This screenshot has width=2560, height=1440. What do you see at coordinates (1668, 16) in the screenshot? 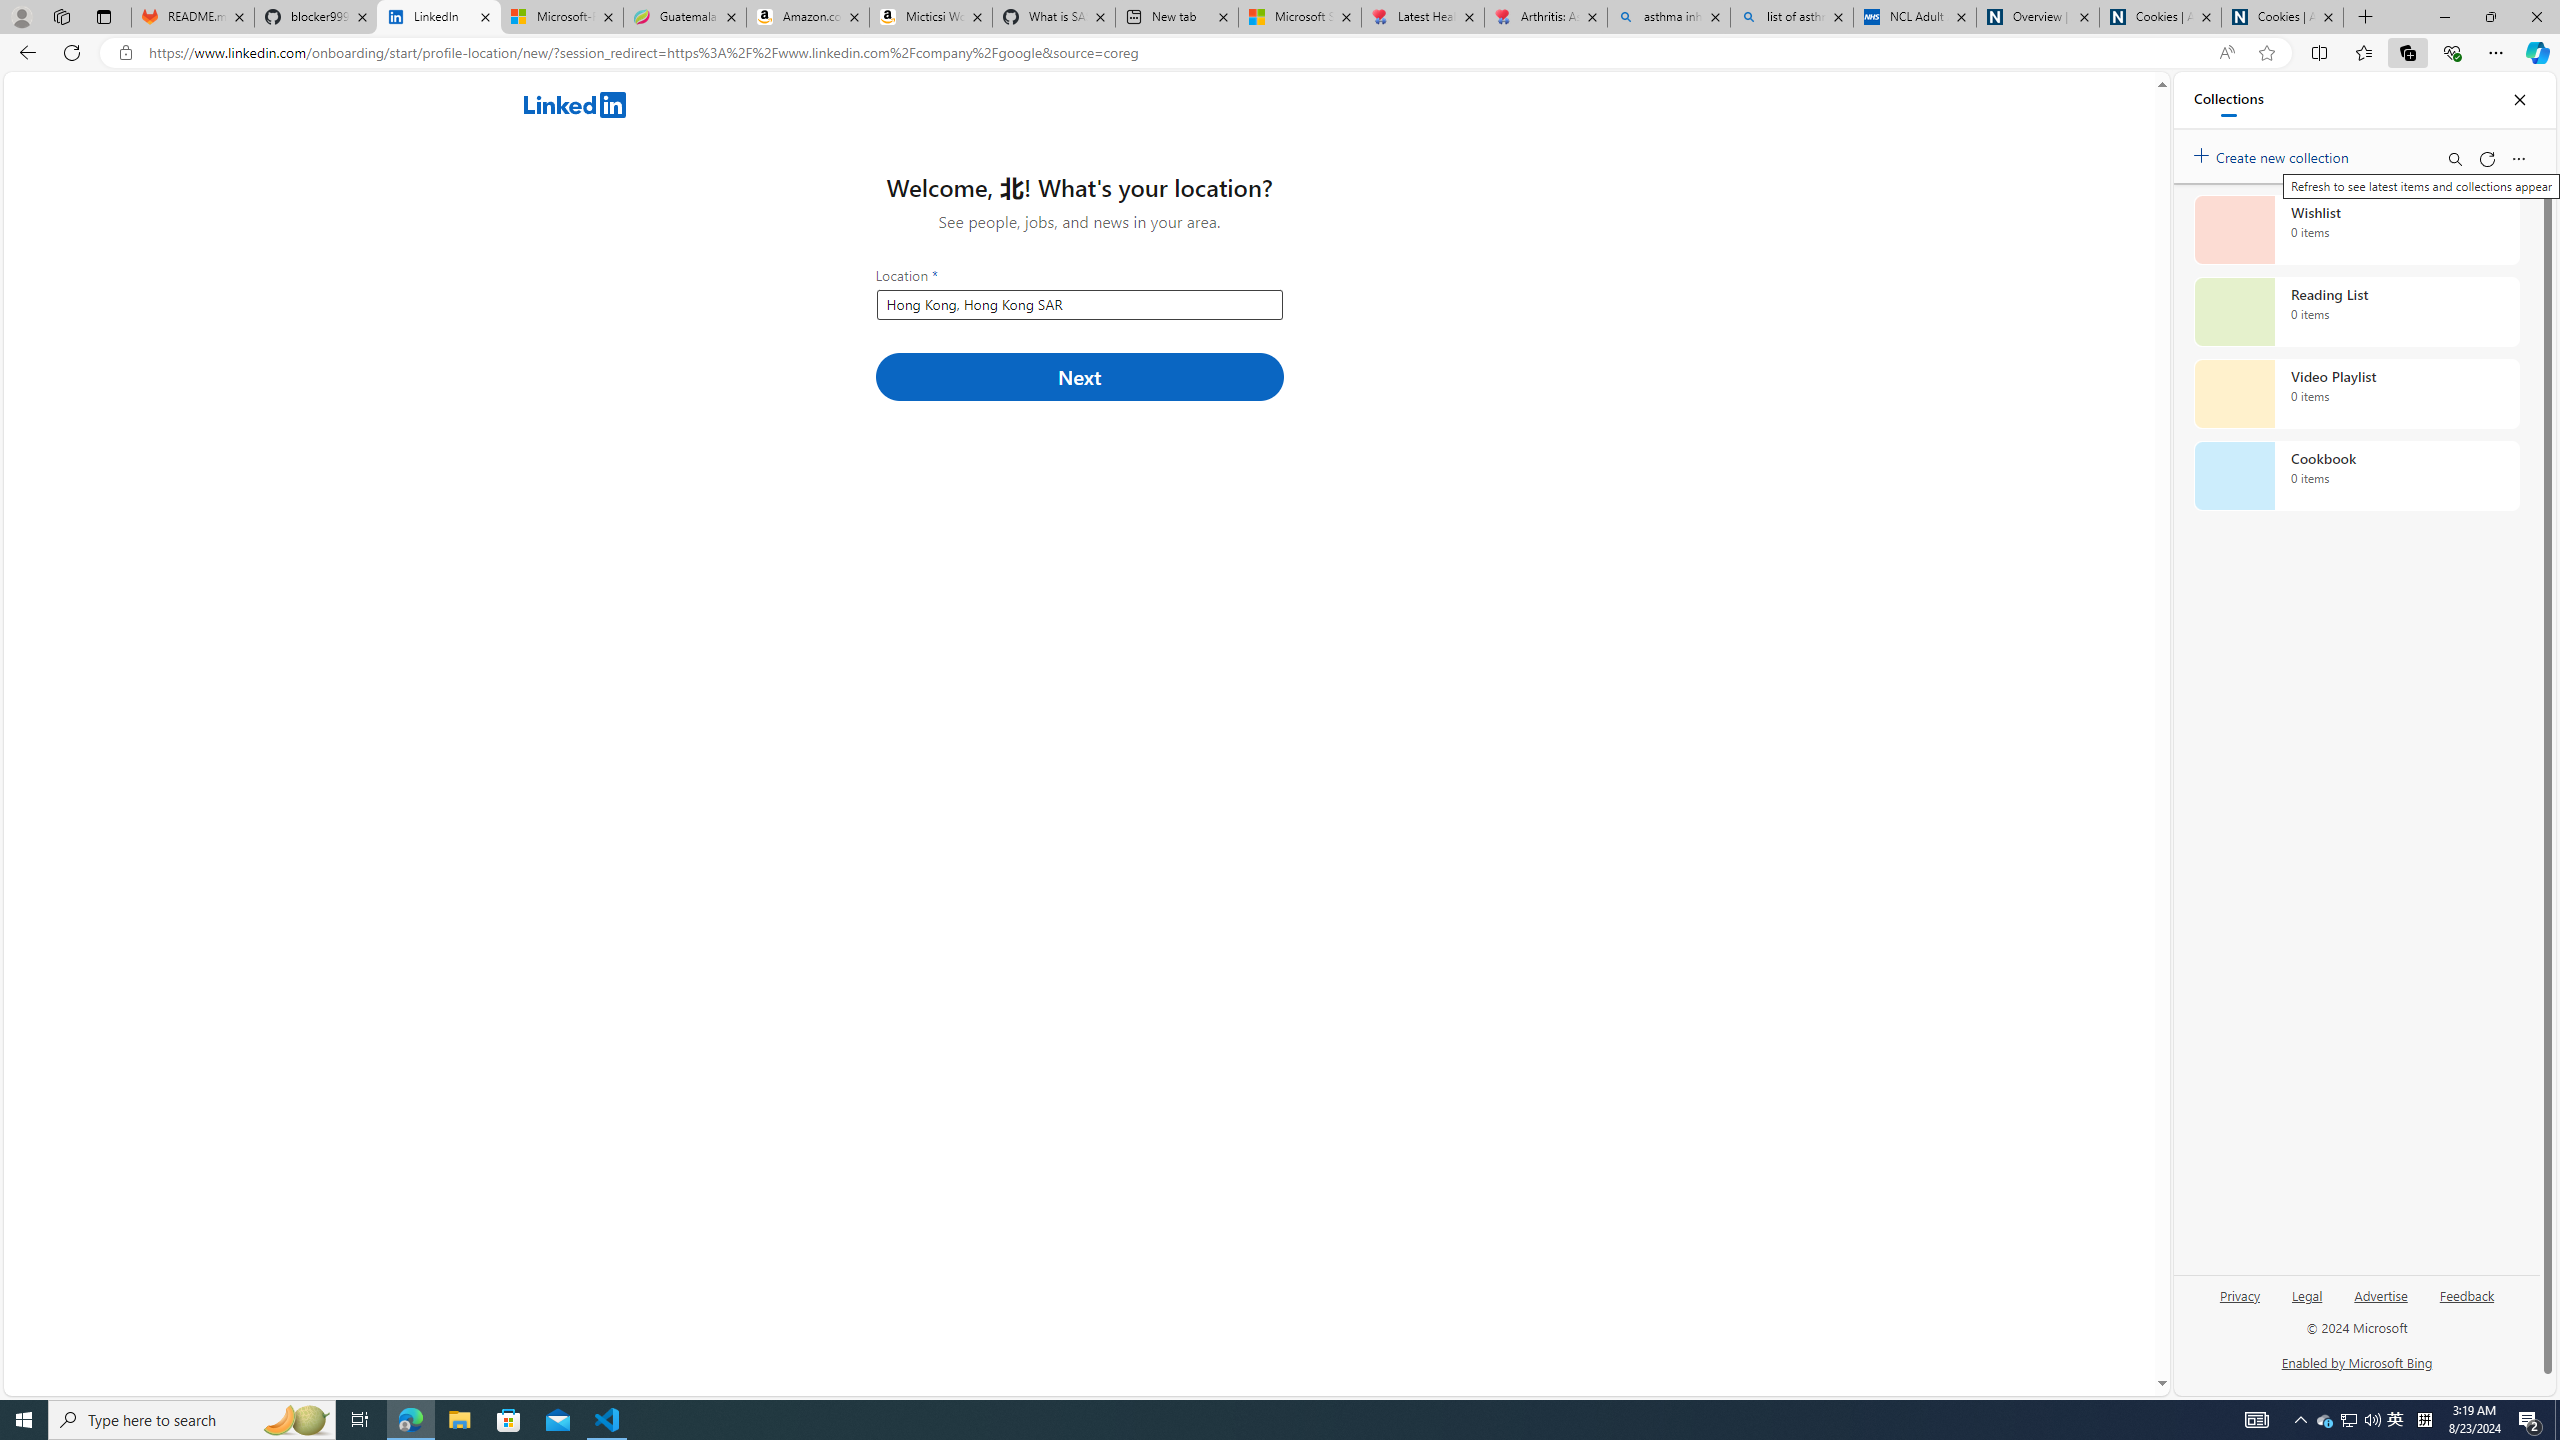
I see `'asthma inhaler - Search'` at bounding box center [1668, 16].